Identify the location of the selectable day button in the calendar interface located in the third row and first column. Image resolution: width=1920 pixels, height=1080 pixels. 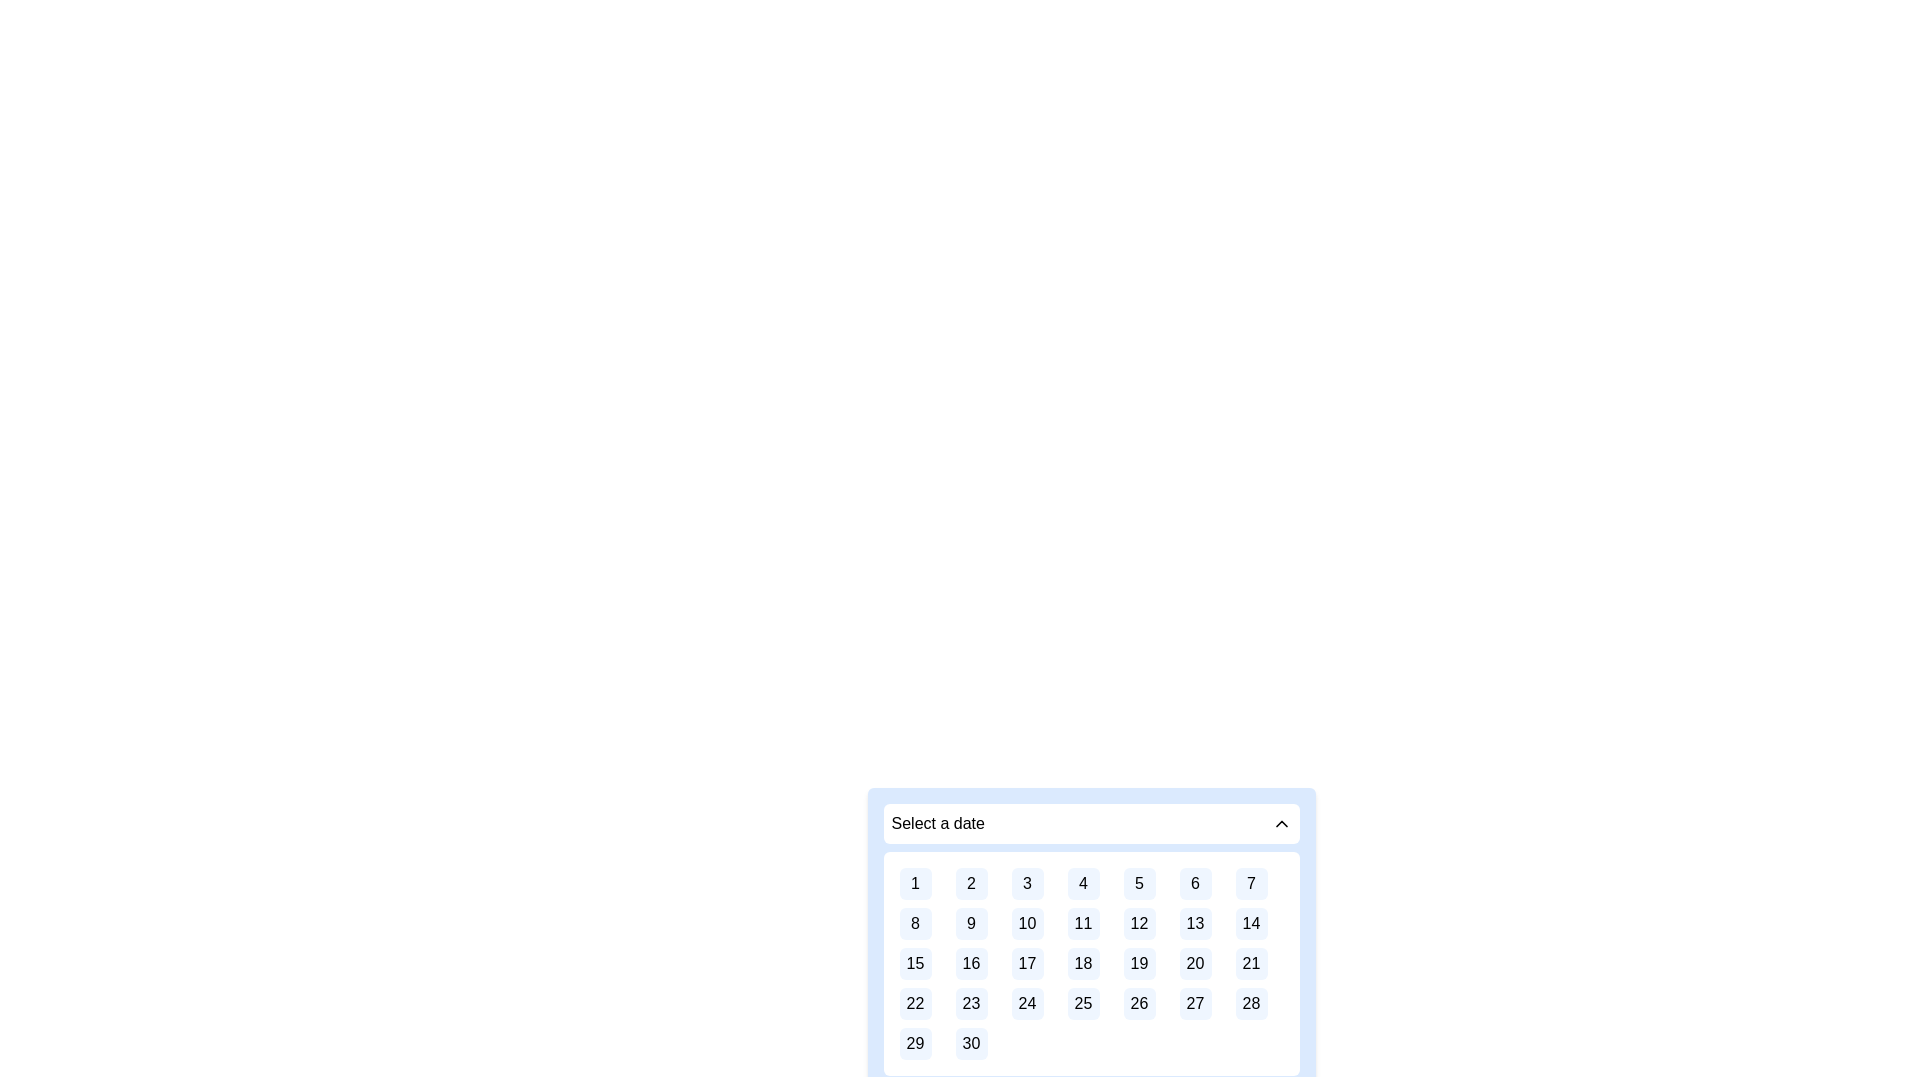
(914, 963).